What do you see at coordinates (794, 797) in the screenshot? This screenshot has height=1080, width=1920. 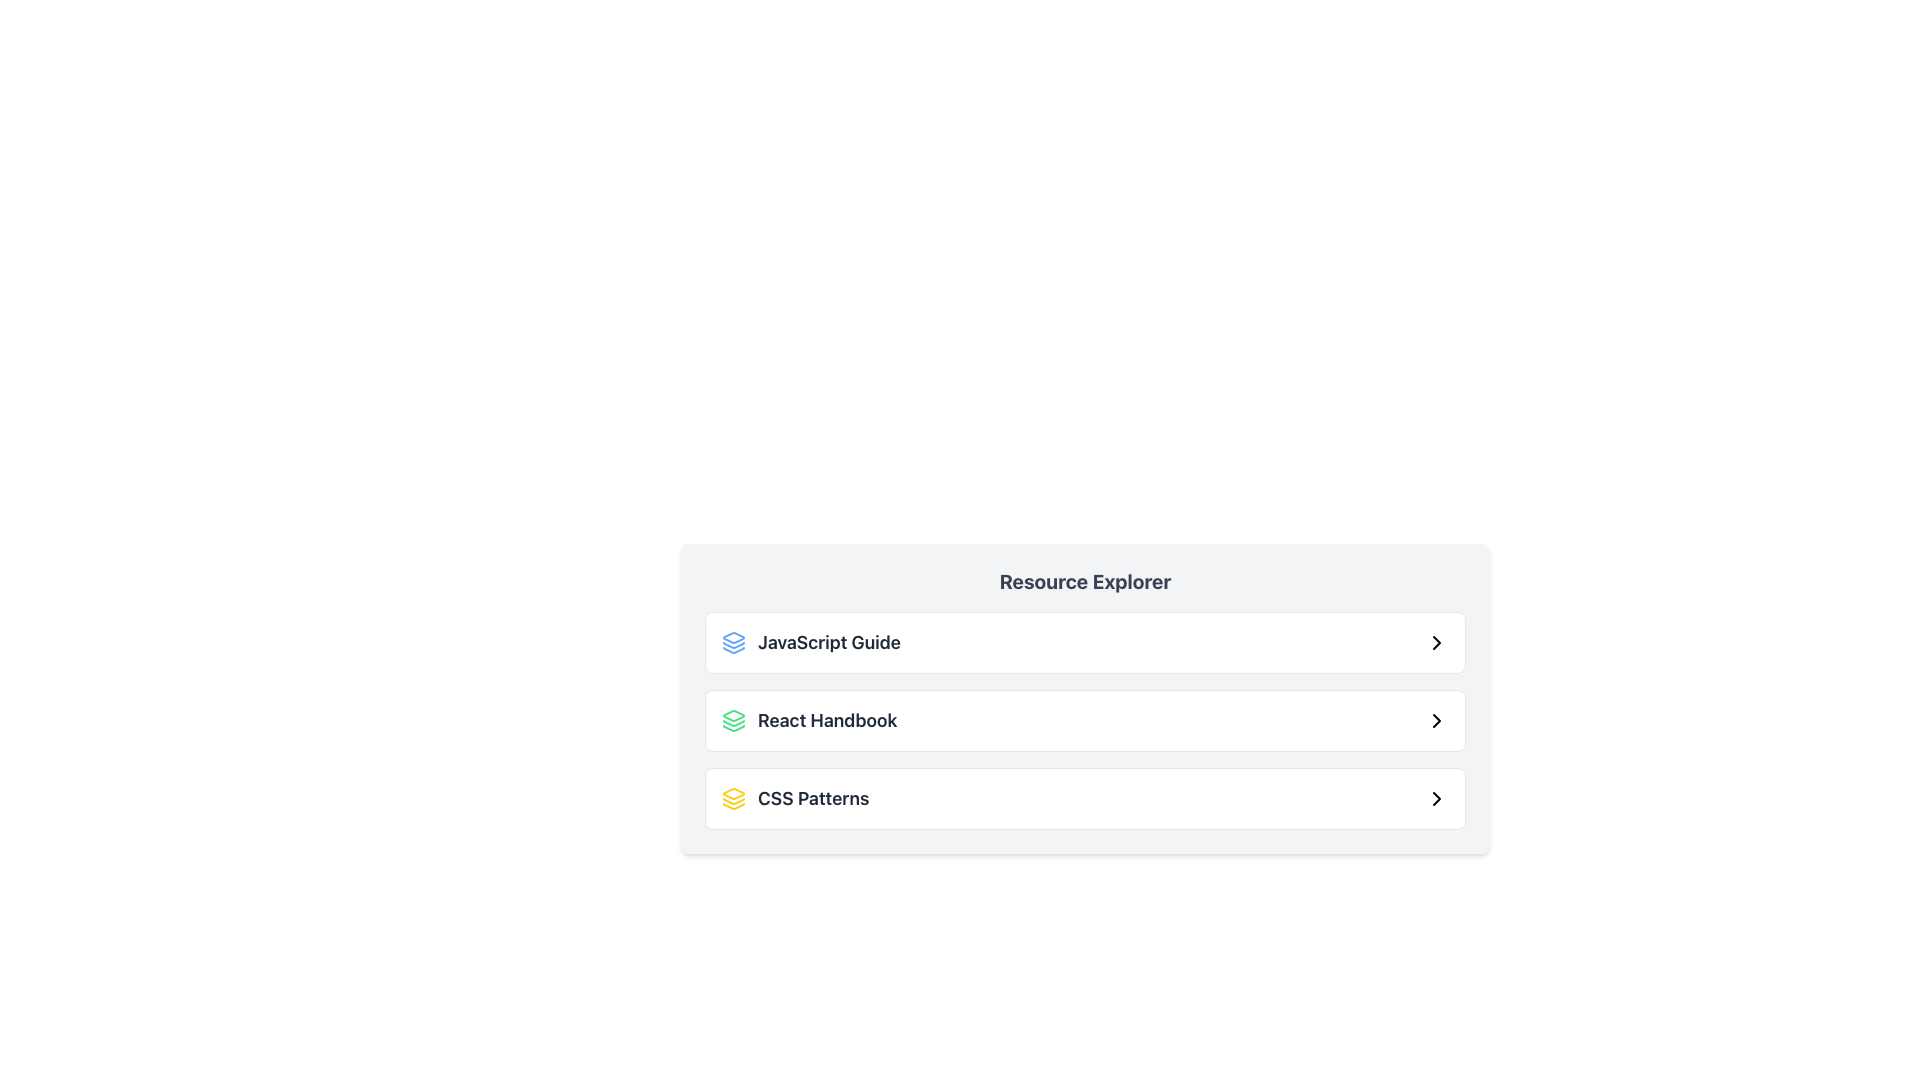 I see `the 'CSS Patterns' list item` at bounding box center [794, 797].